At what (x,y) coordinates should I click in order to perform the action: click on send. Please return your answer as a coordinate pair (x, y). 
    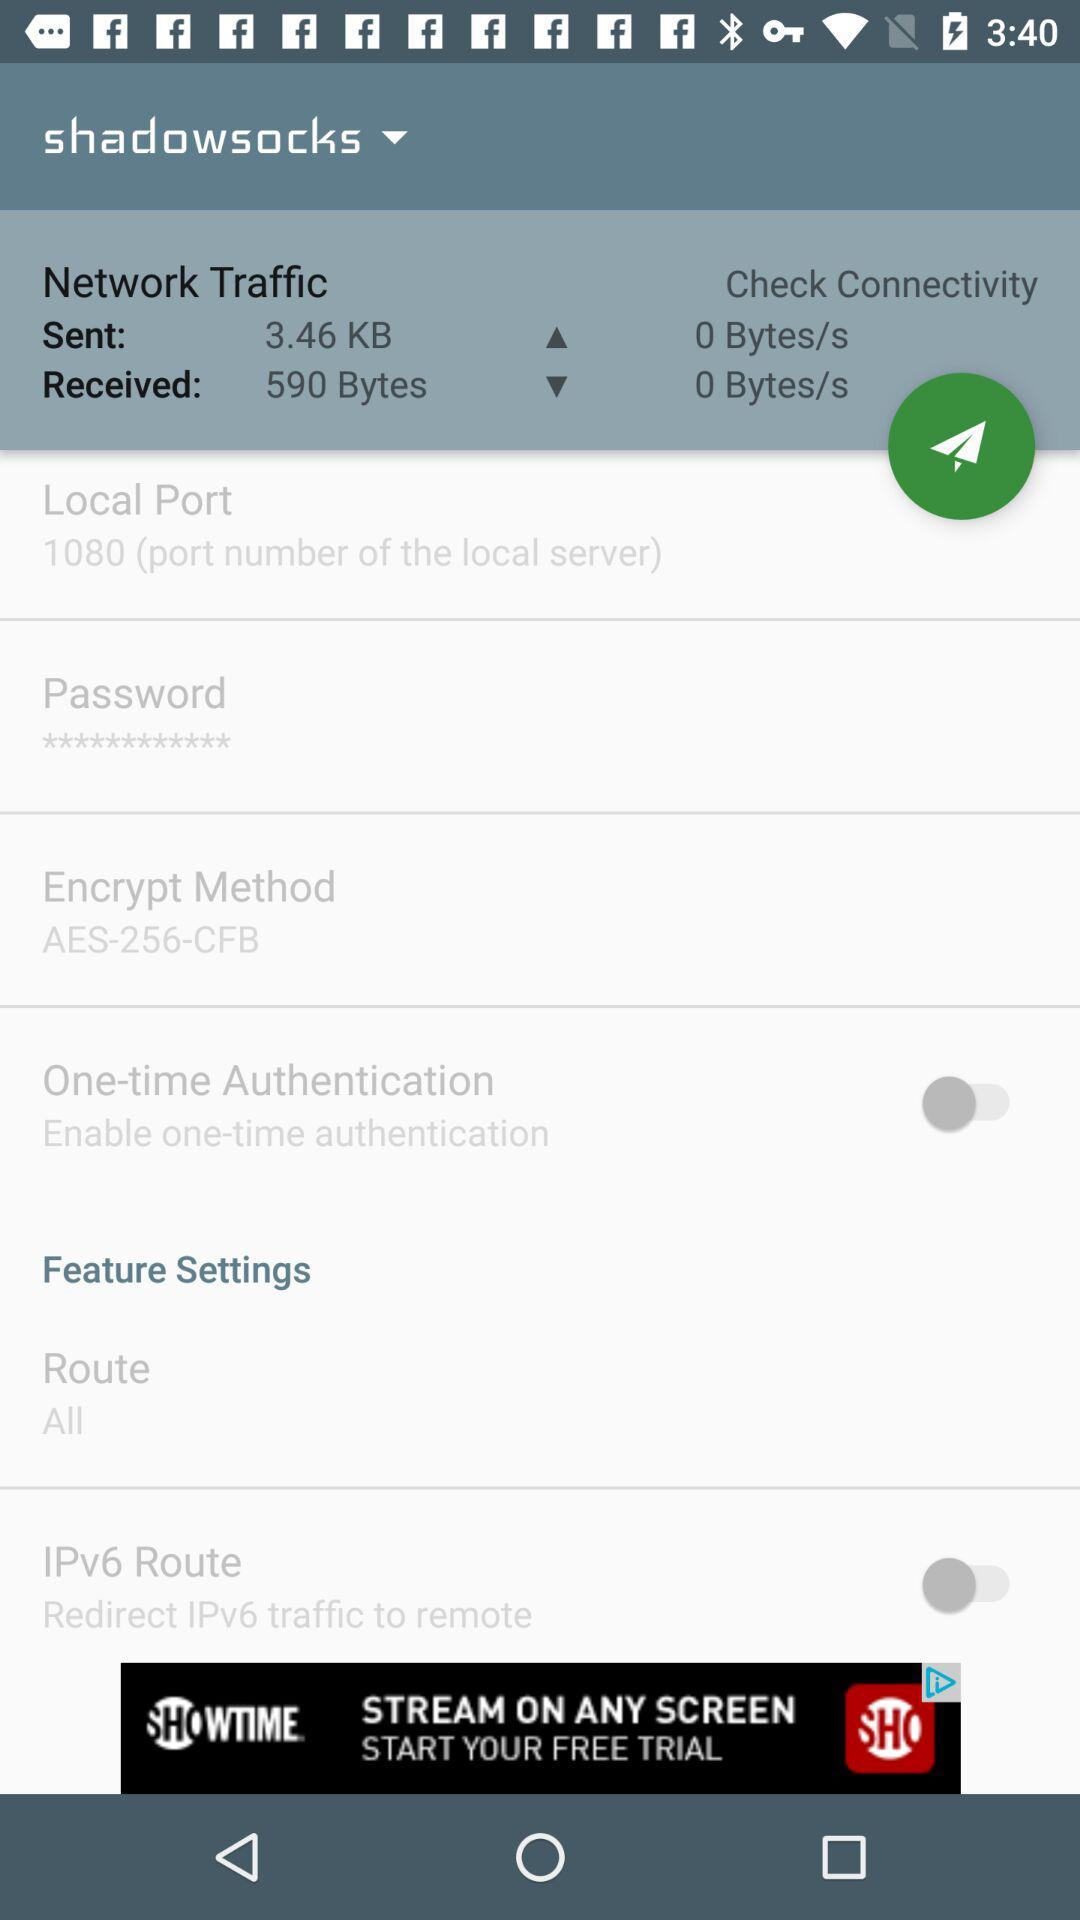
    Looking at the image, I should click on (960, 445).